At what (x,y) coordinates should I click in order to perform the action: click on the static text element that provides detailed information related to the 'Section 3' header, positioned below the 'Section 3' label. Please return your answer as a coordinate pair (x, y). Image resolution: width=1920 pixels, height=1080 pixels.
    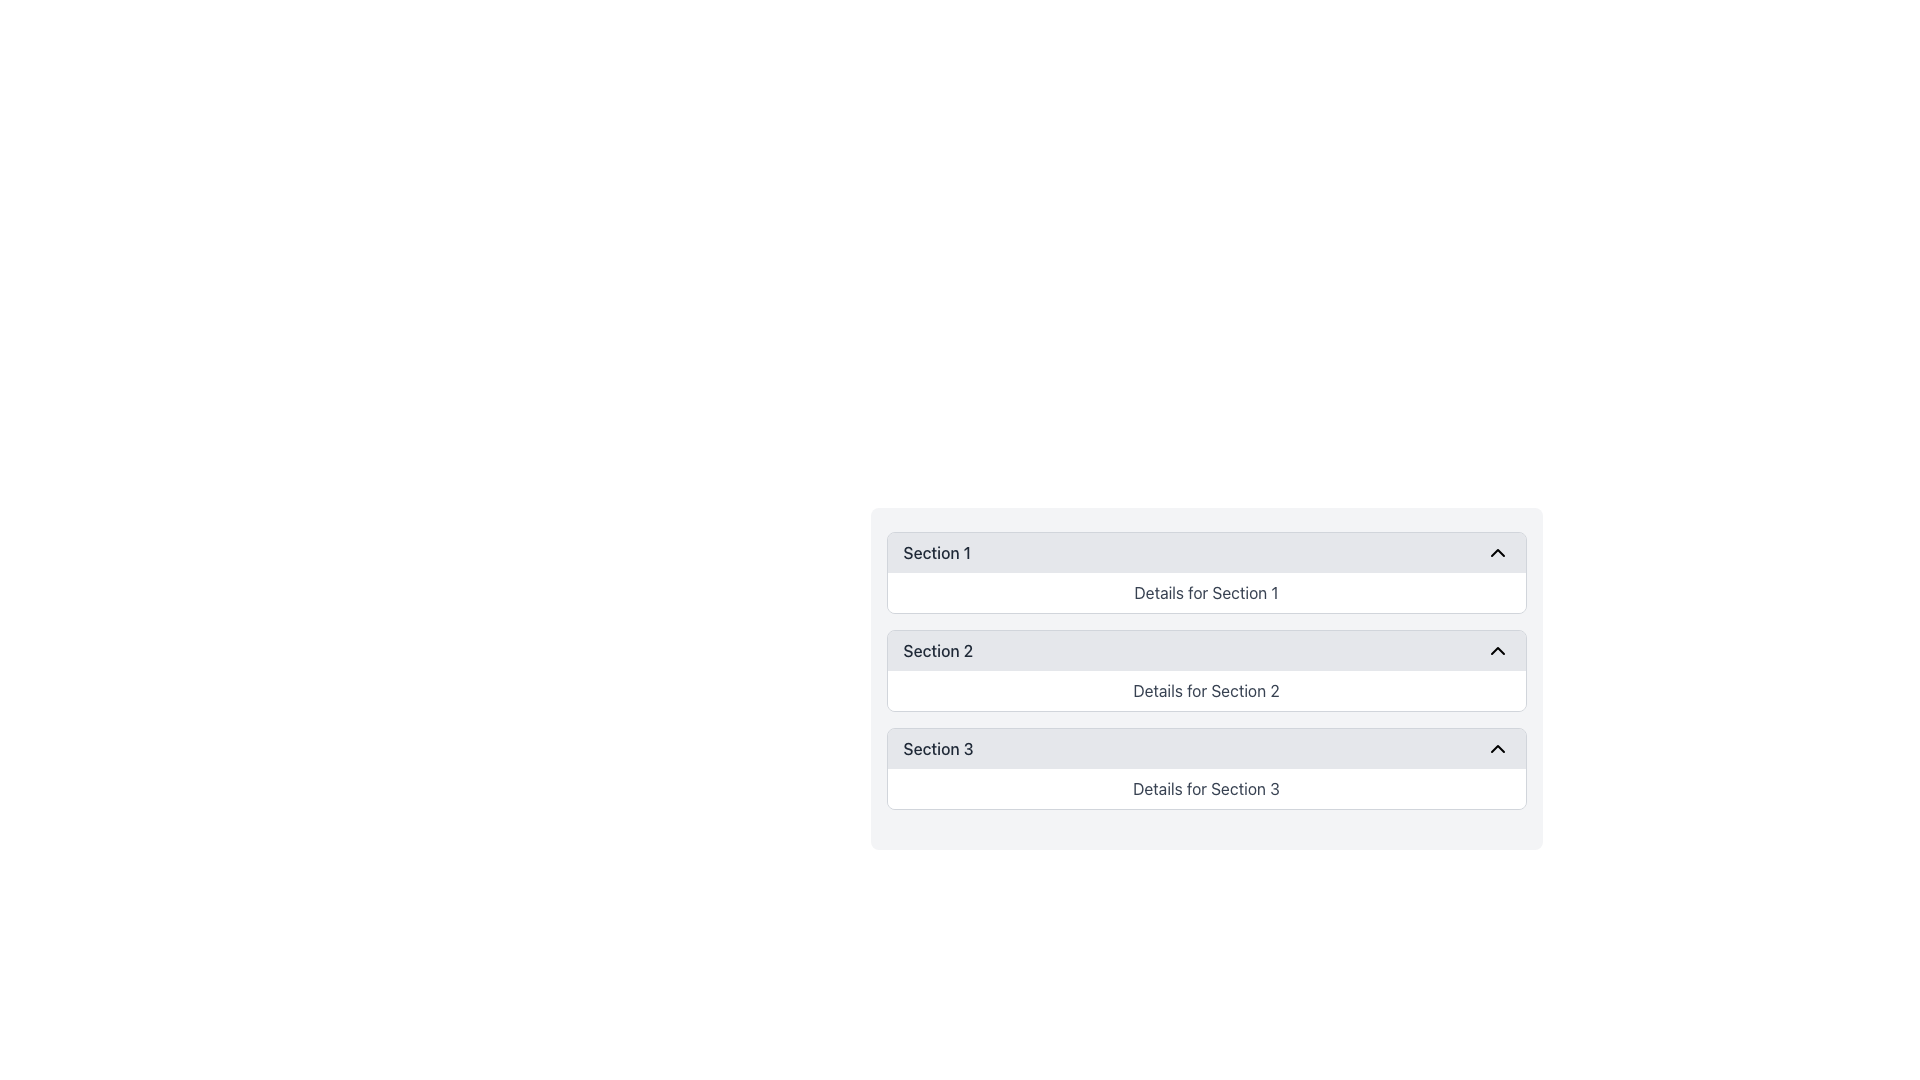
    Looking at the image, I should click on (1205, 788).